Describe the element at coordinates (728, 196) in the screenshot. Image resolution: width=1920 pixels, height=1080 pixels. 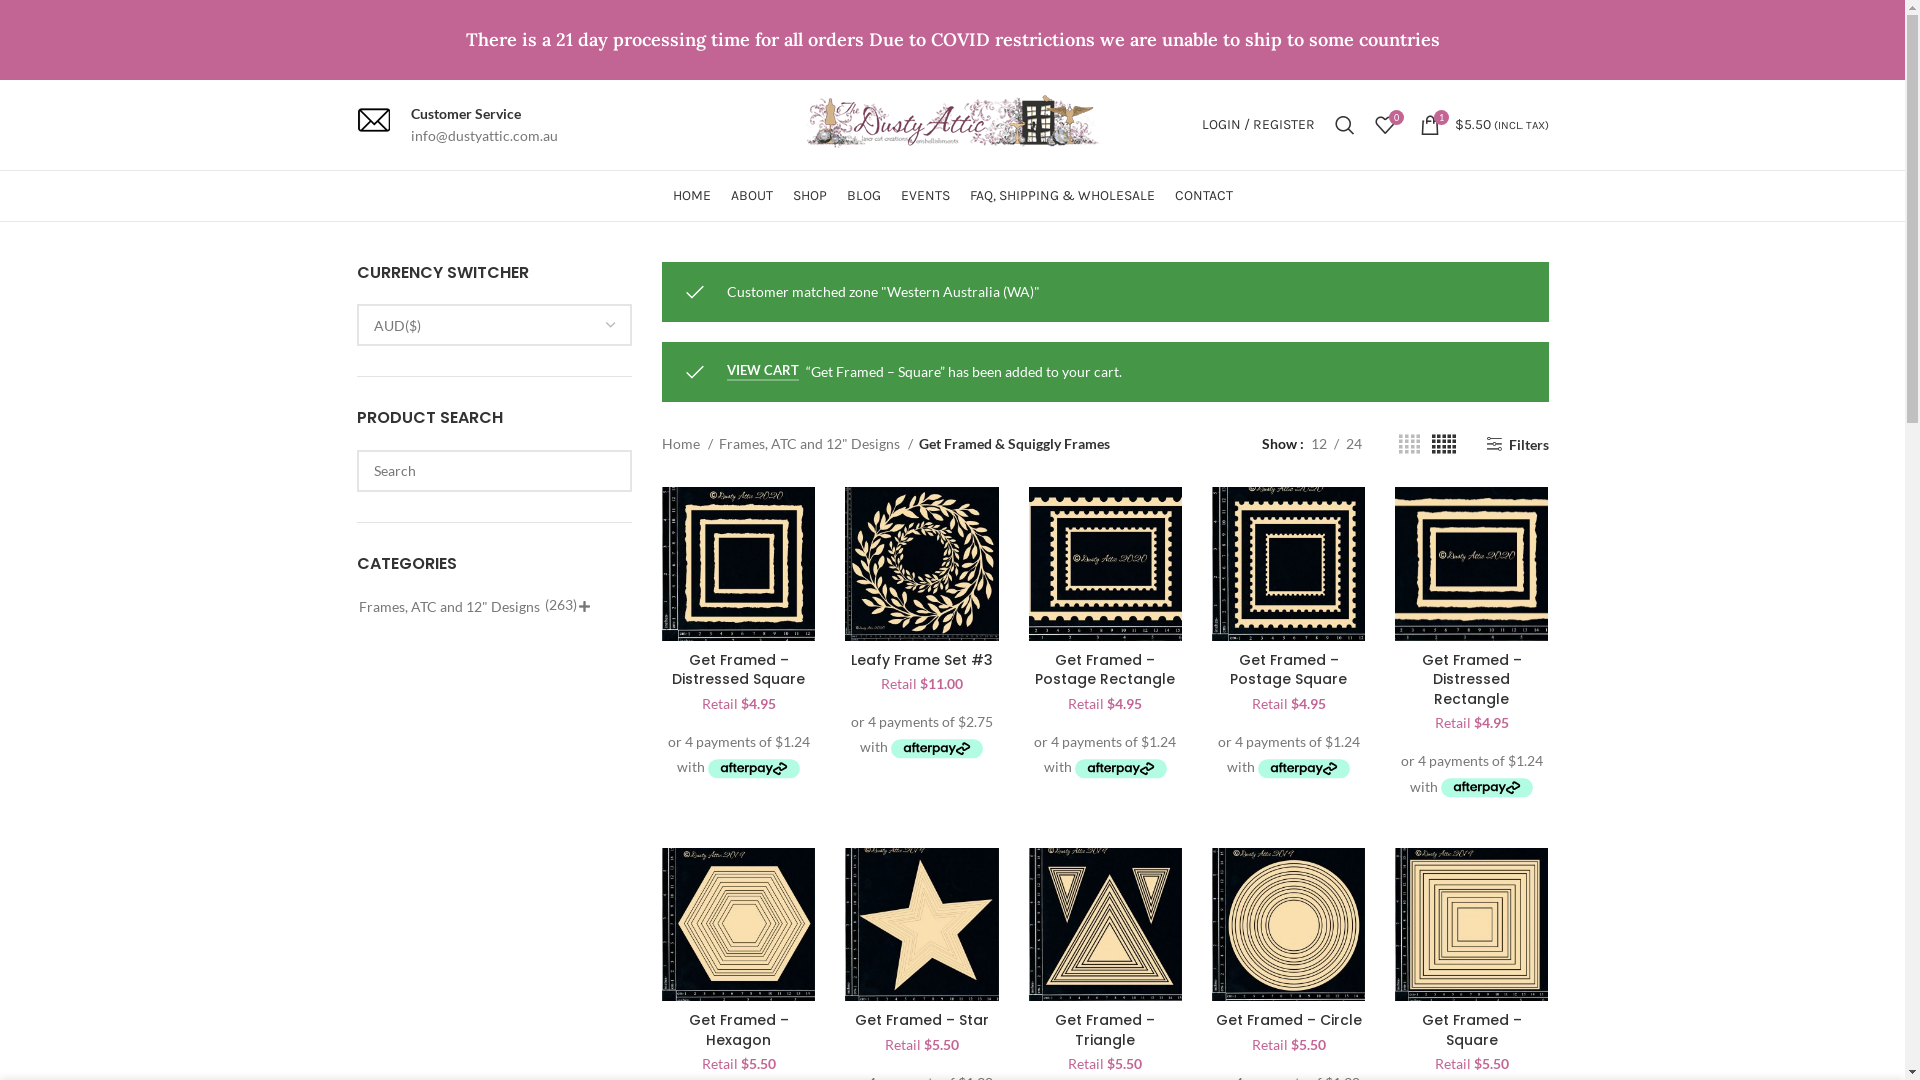
I see `'ABOUT'` at that location.